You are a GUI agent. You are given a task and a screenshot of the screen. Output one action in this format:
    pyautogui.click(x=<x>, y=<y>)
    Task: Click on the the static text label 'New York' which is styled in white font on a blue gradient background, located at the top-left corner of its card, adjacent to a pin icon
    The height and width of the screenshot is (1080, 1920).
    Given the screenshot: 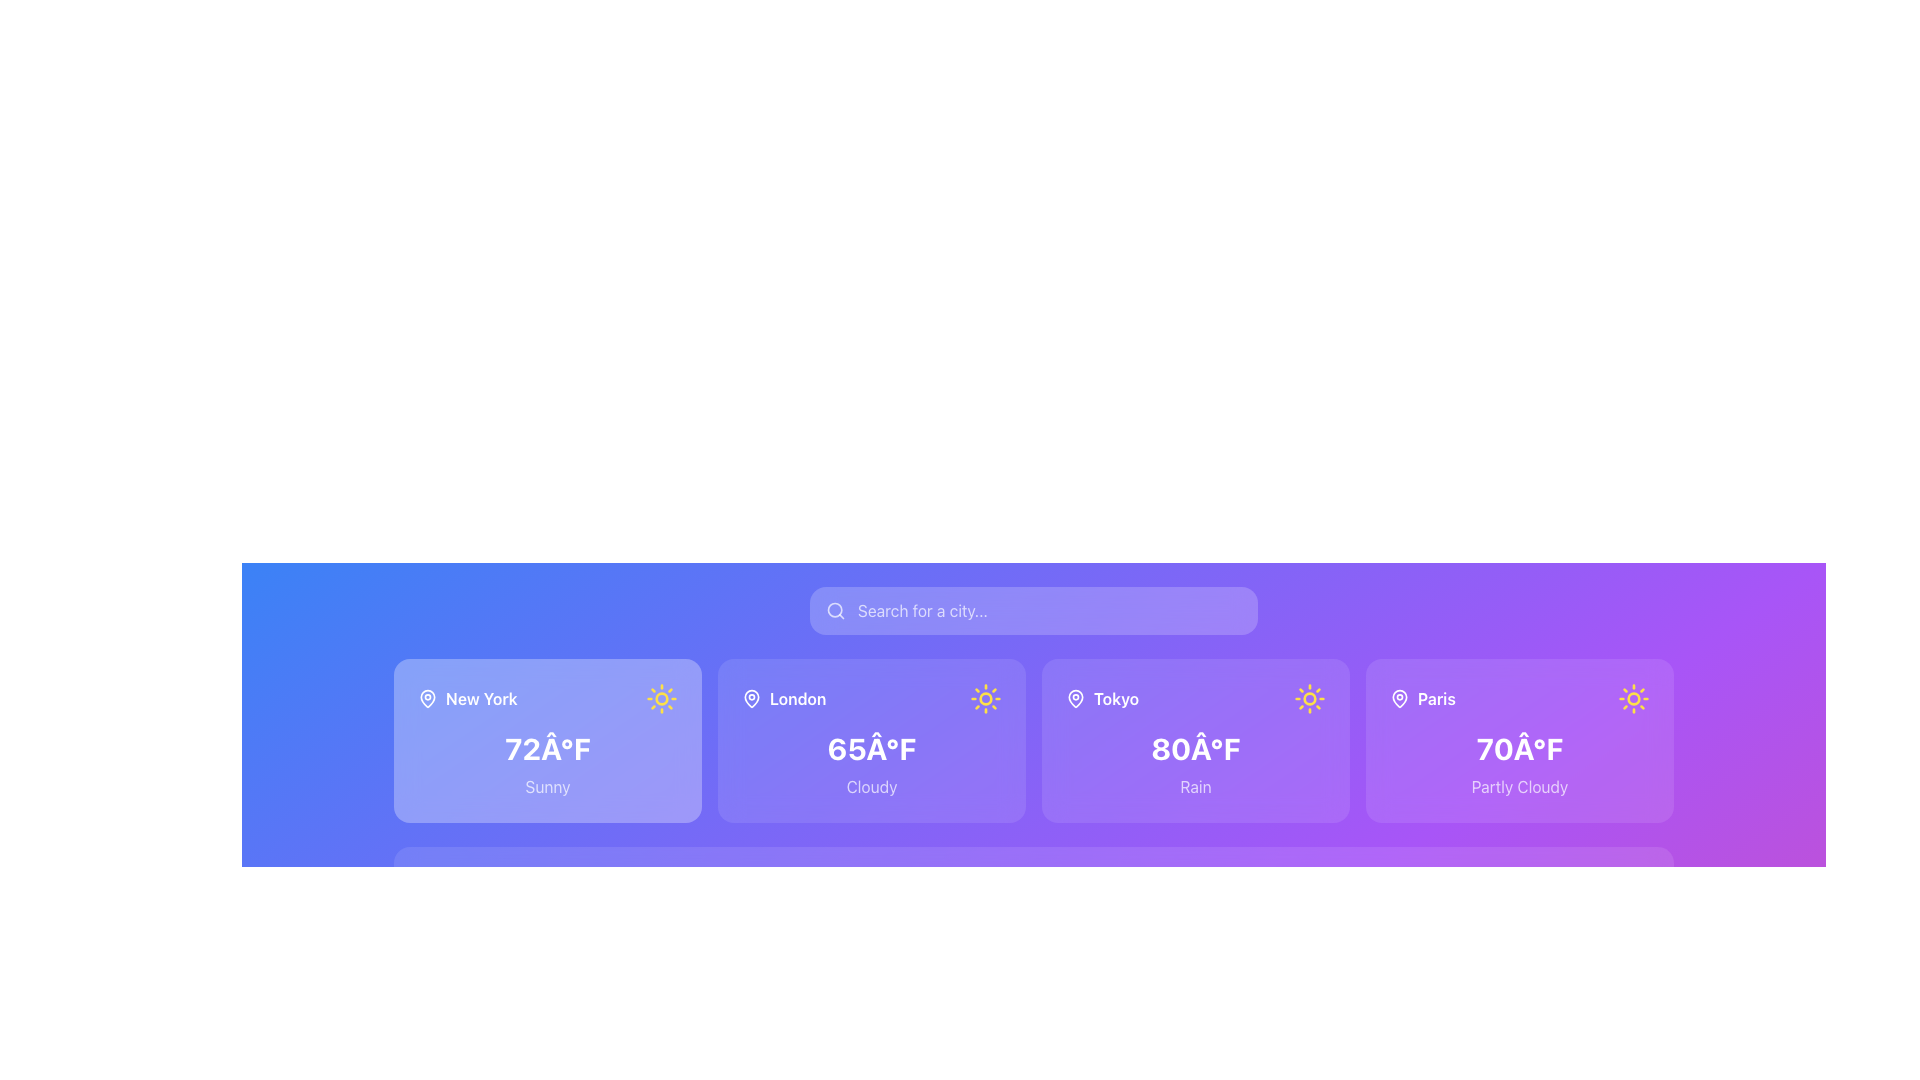 What is the action you would take?
    pyautogui.click(x=481, y=697)
    